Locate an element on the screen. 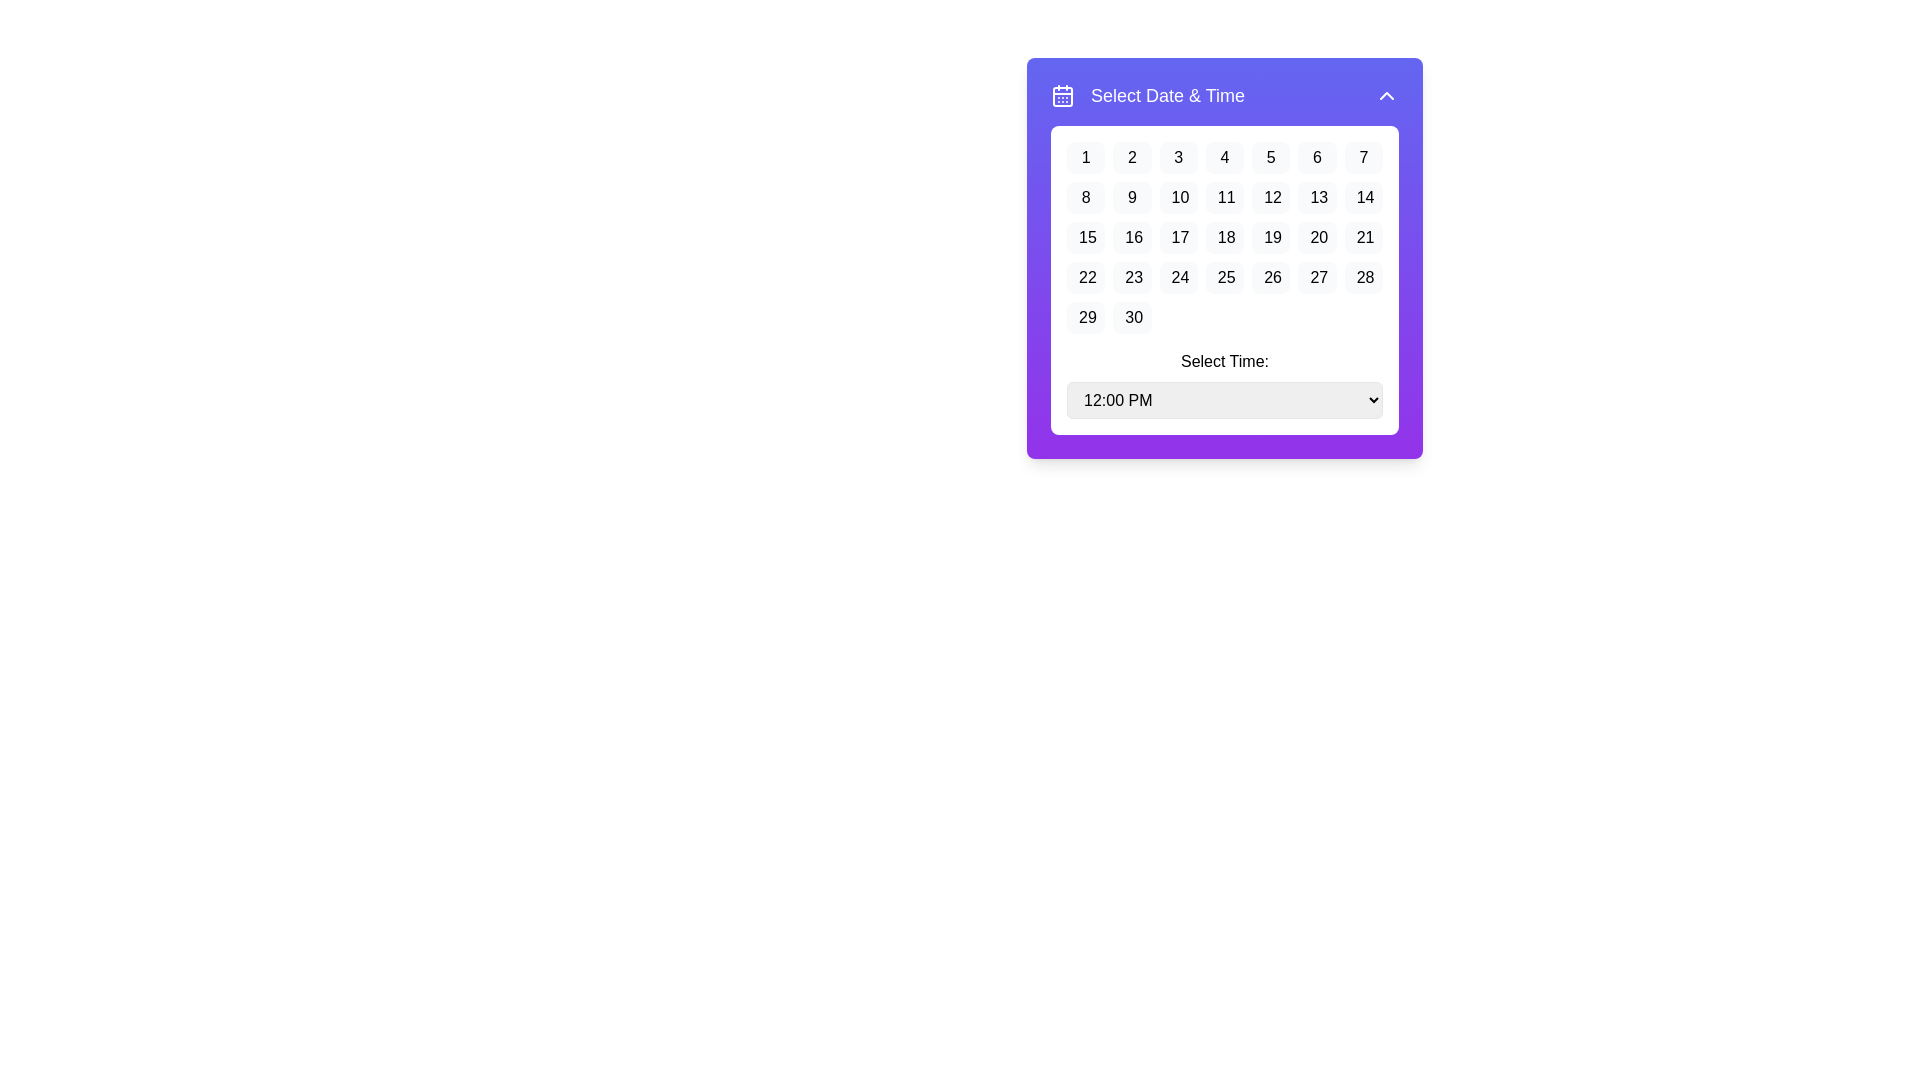 The width and height of the screenshot is (1920, 1080). the button displaying the number '15' in black text on a light gray background is located at coordinates (1085, 237).